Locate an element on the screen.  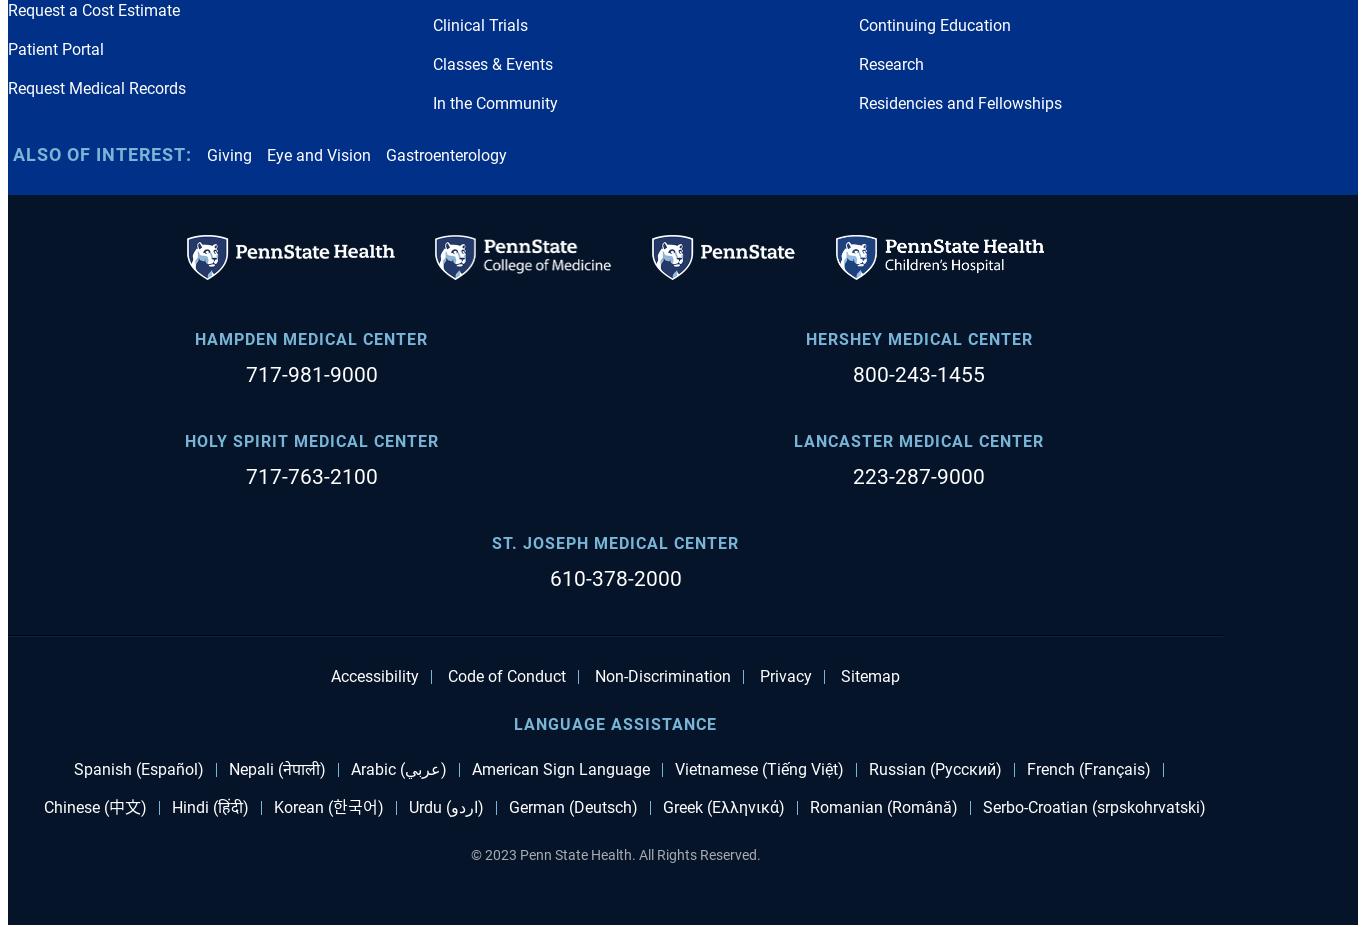
'Romanian (Română)' is located at coordinates (881, 806).